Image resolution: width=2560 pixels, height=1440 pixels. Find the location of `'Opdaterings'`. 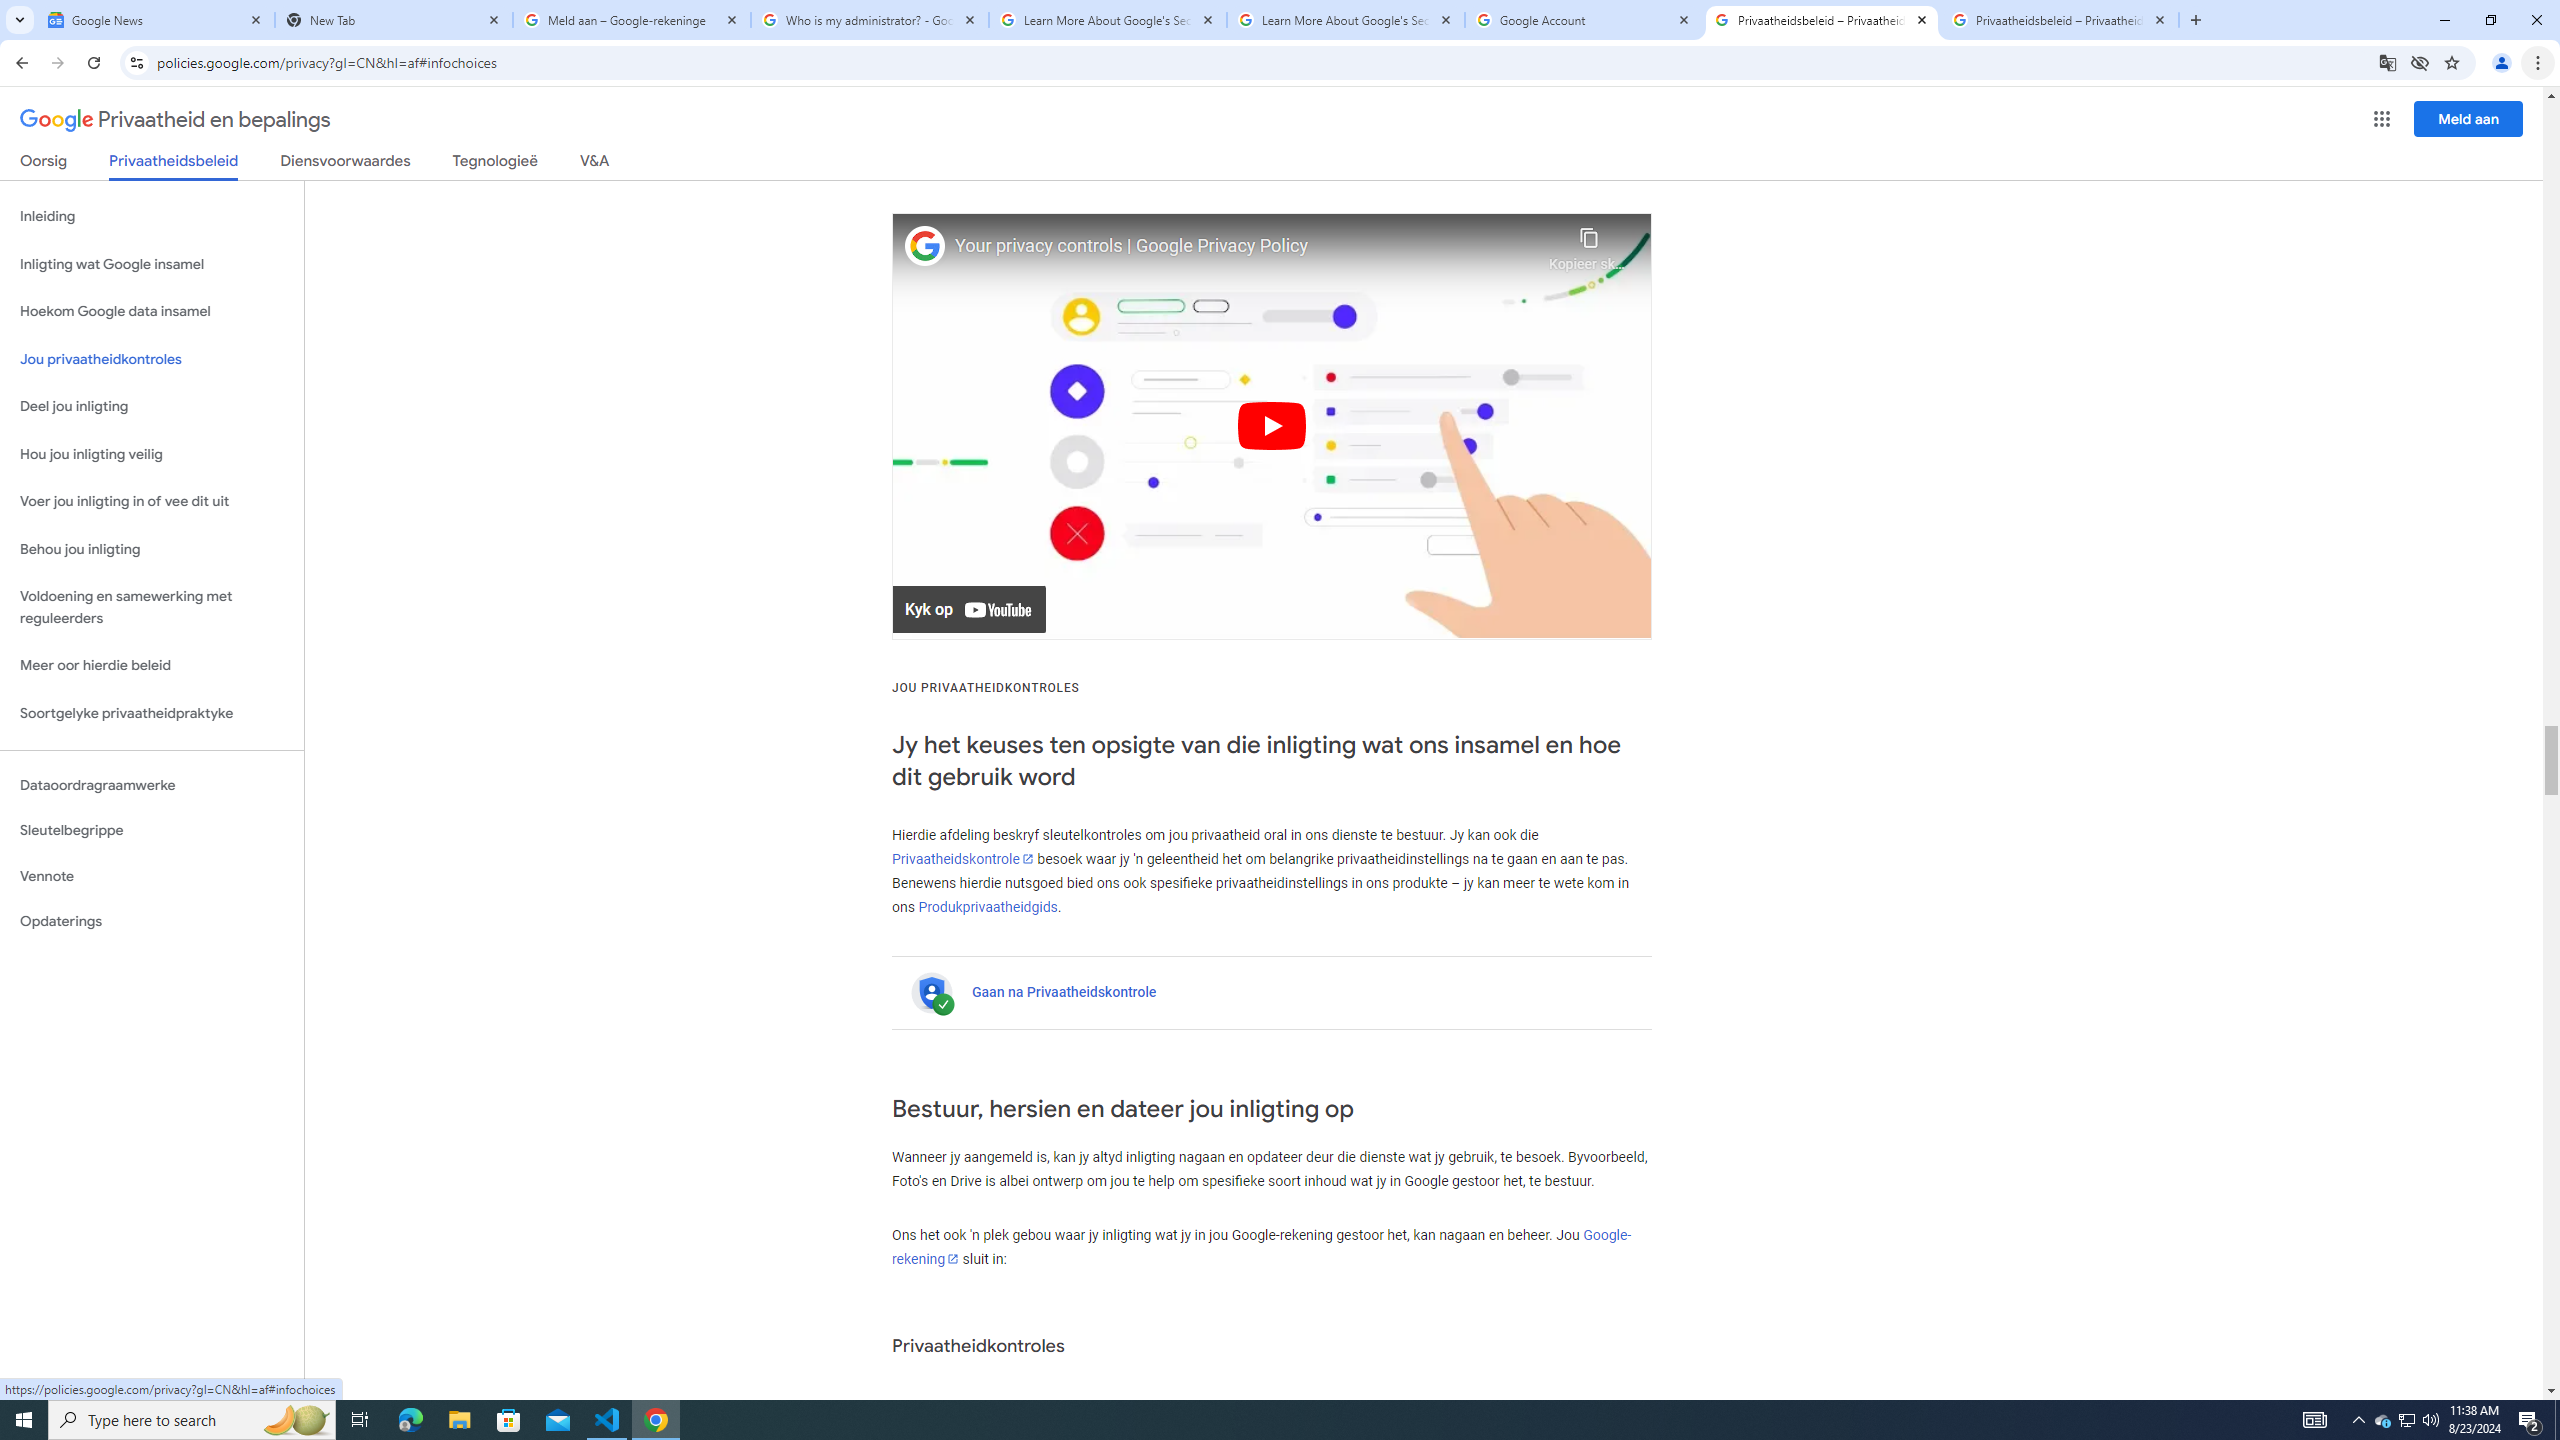

'Opdaterings' is located at coordinates (151, 920).